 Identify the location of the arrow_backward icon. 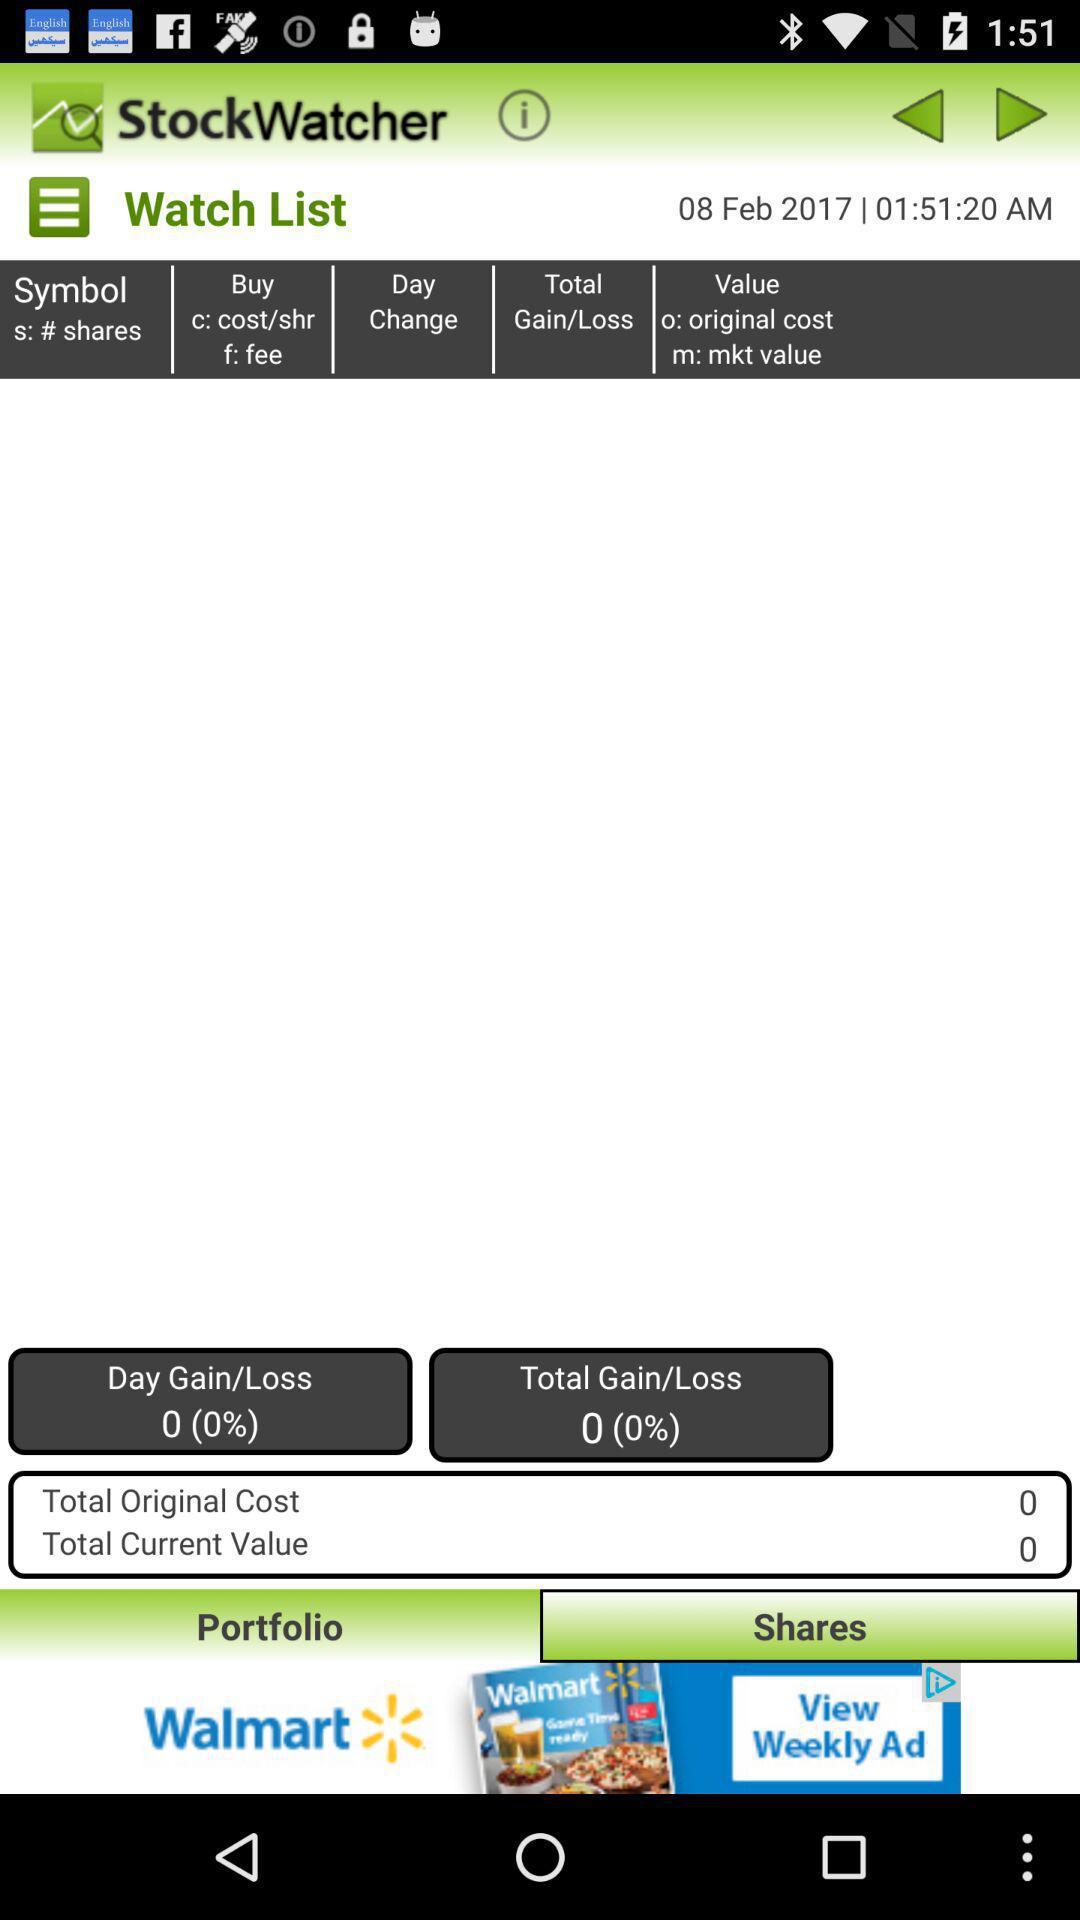
(917, 122).